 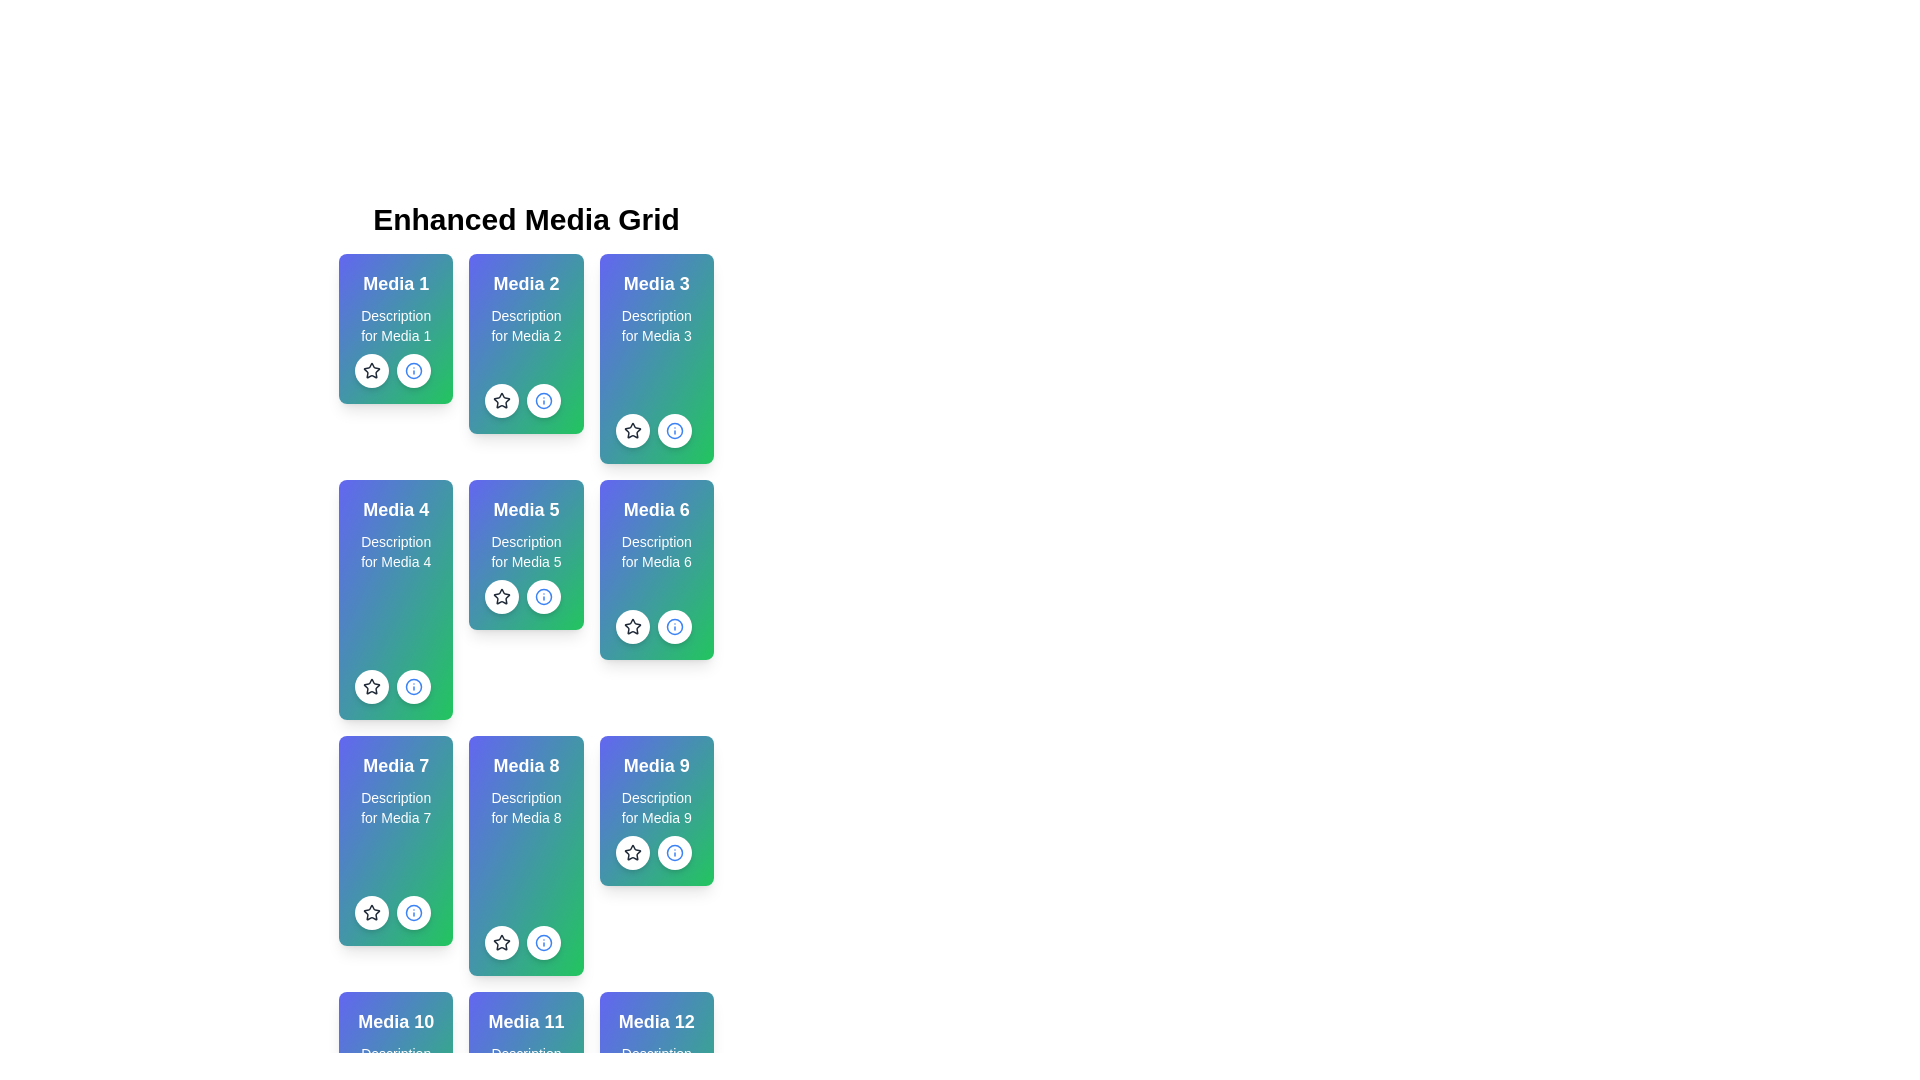 I want to click on the title text for the 'Media 3' card located at the top section of the third card in the first row of the grid layout, so click(x=656, y=284).